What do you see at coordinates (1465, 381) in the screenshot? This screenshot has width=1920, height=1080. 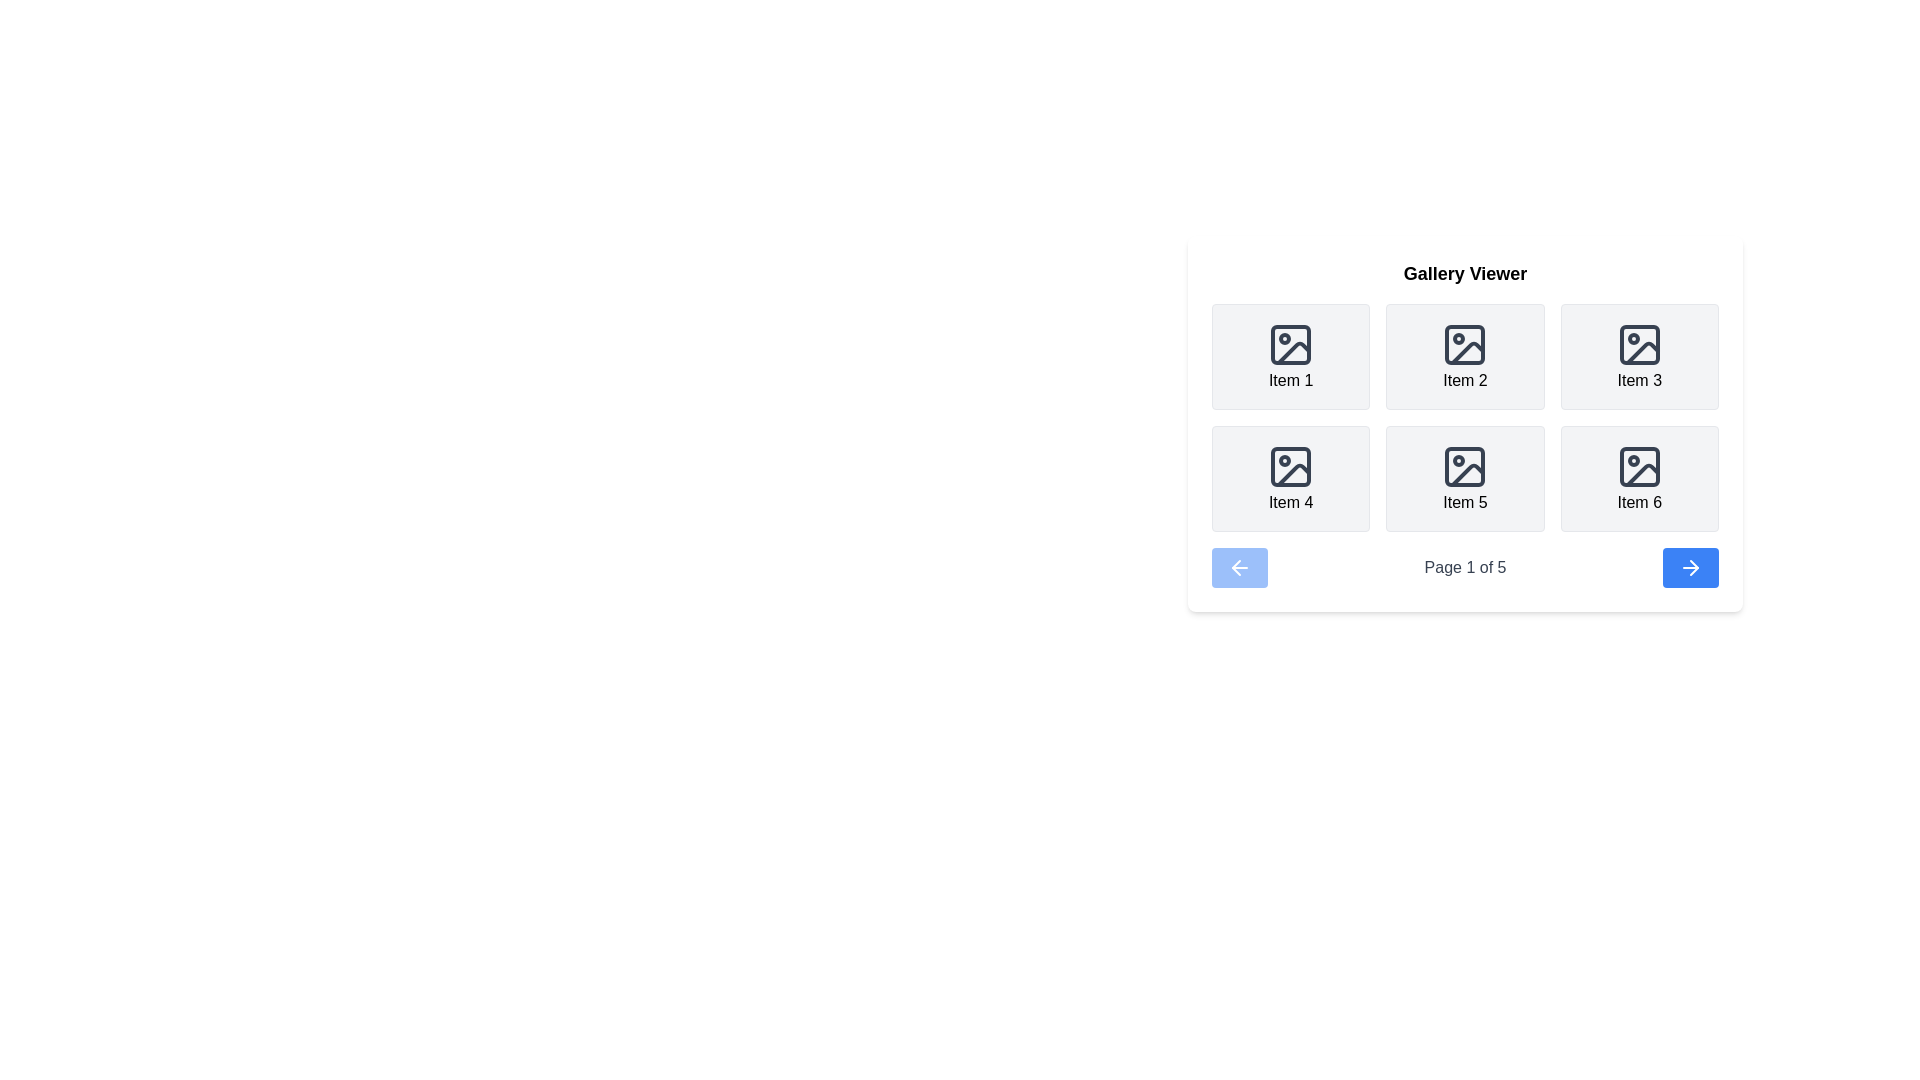 I see `the text label displaying 'Item 2', which is positioned below the graphical image icon in the second box of the first row in the 'Gallery Viewer'` at bounding box center [1465, 381].